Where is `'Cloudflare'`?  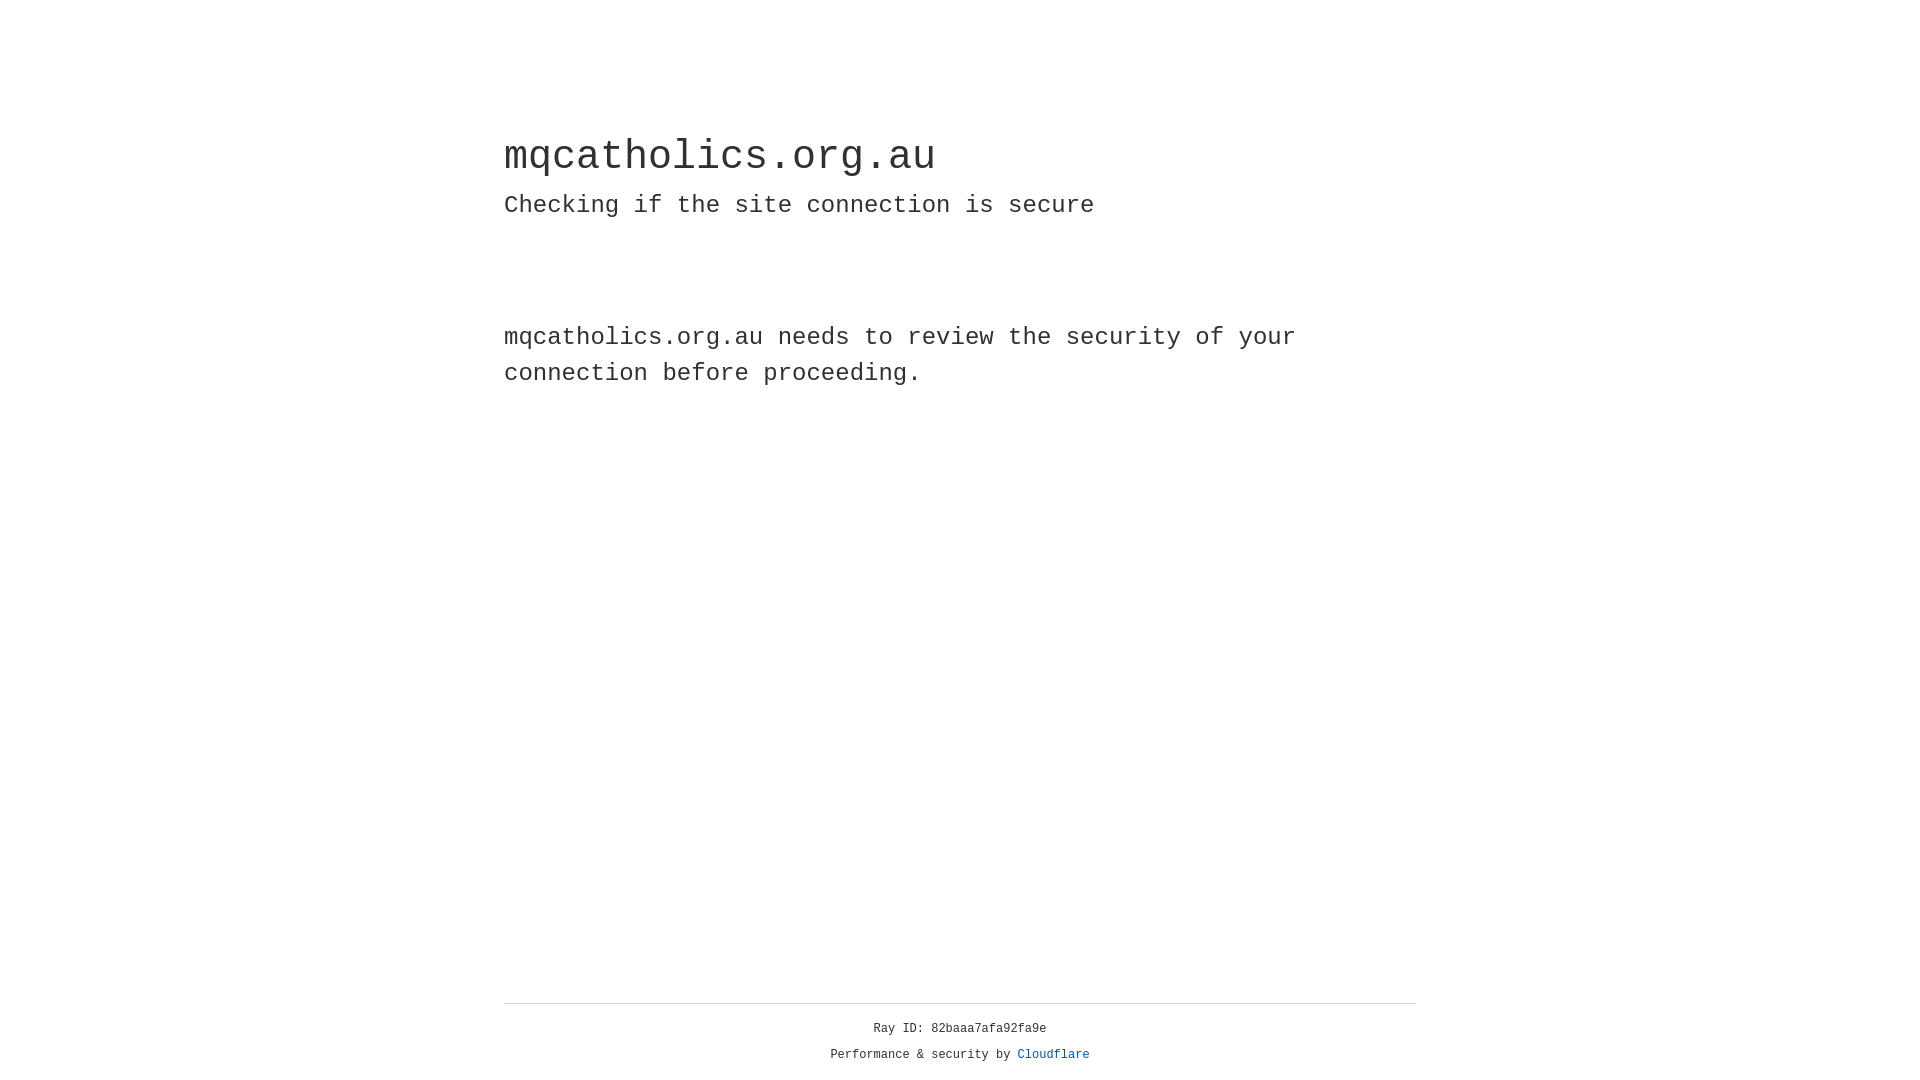 'Cloudflare' is located at coordinates (1053, 1054).